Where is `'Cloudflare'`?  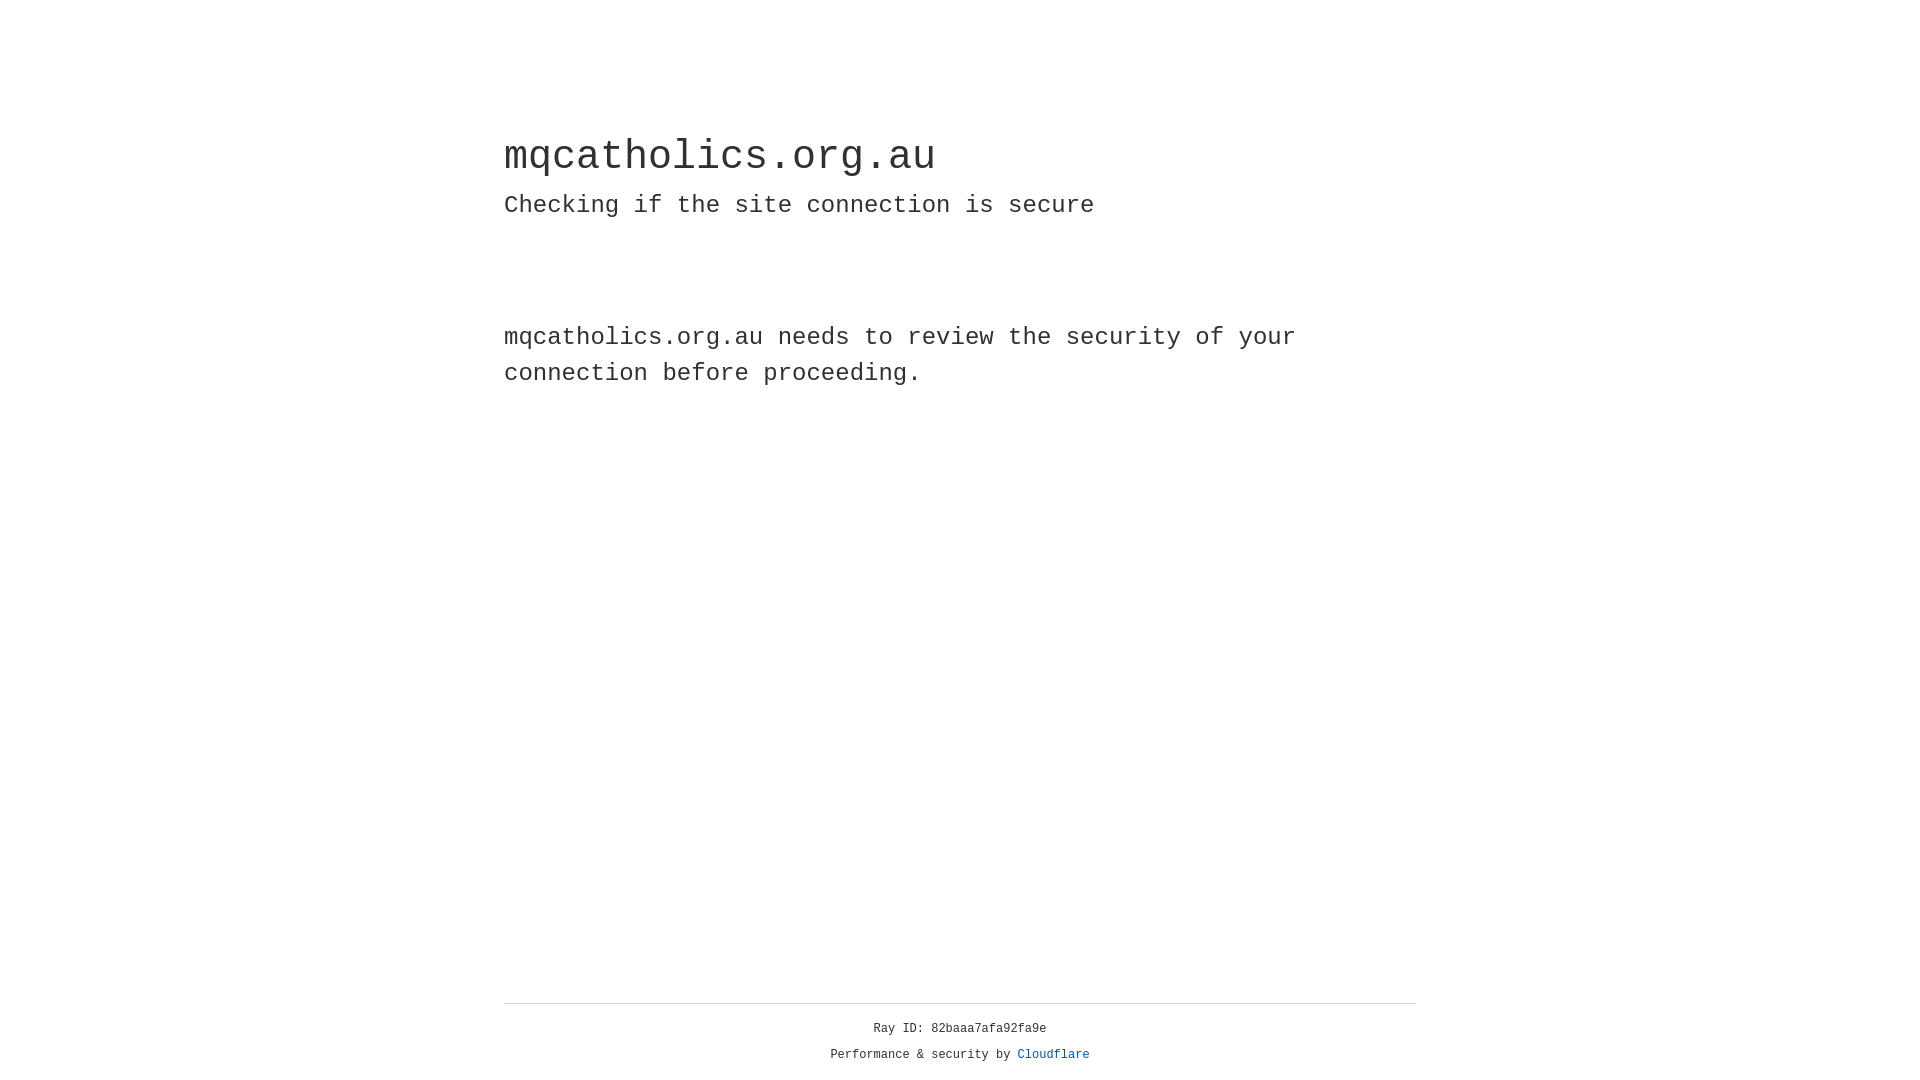 'Cloudflare' is located at coordinates (1053, 1054).